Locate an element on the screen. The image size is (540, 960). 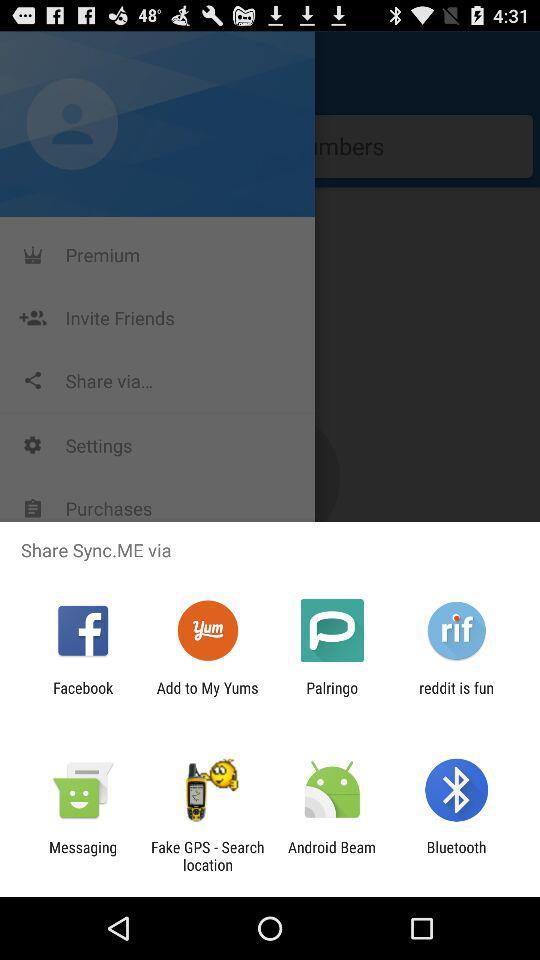
icon to the left of the add to my app is located at coordinates (82, 696).